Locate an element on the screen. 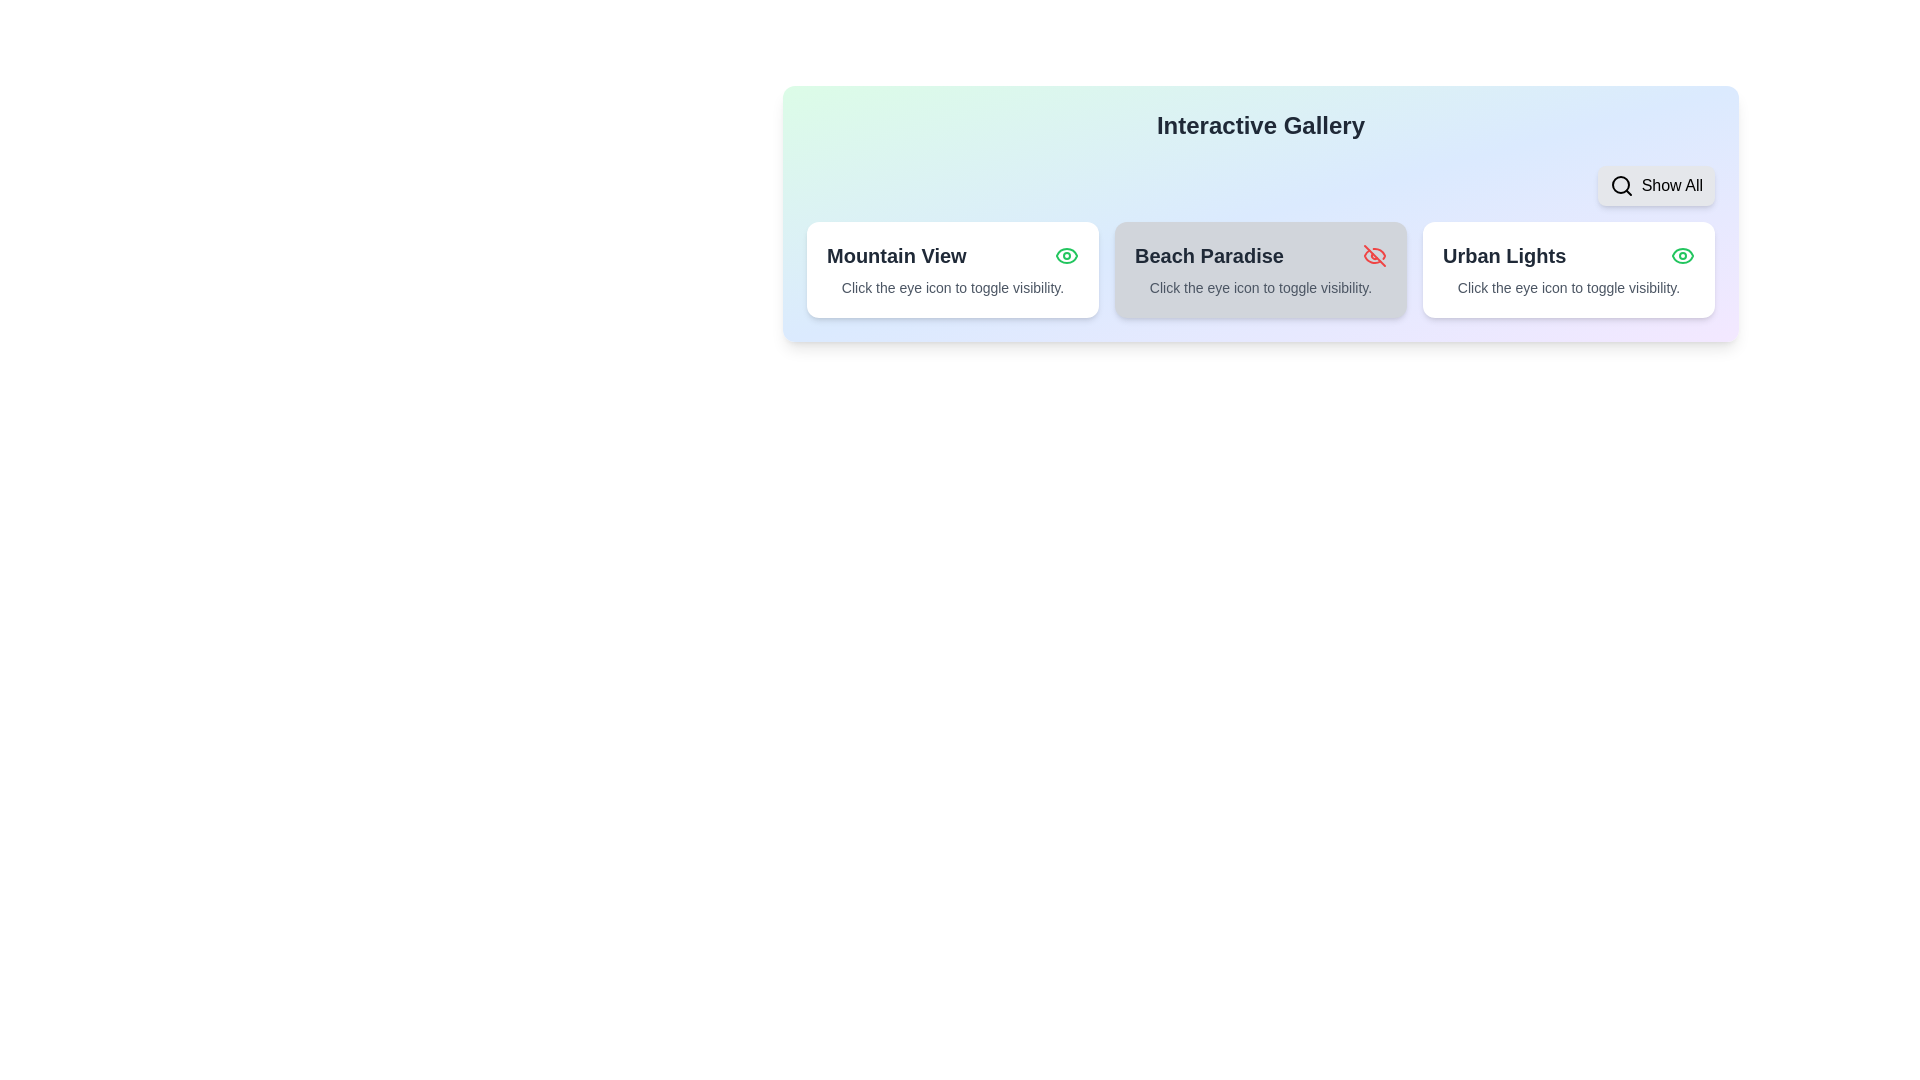 This screenshot has height=1080, width=1920. 'Show All' button to make all items visible is located at coordinates (1656, 185).